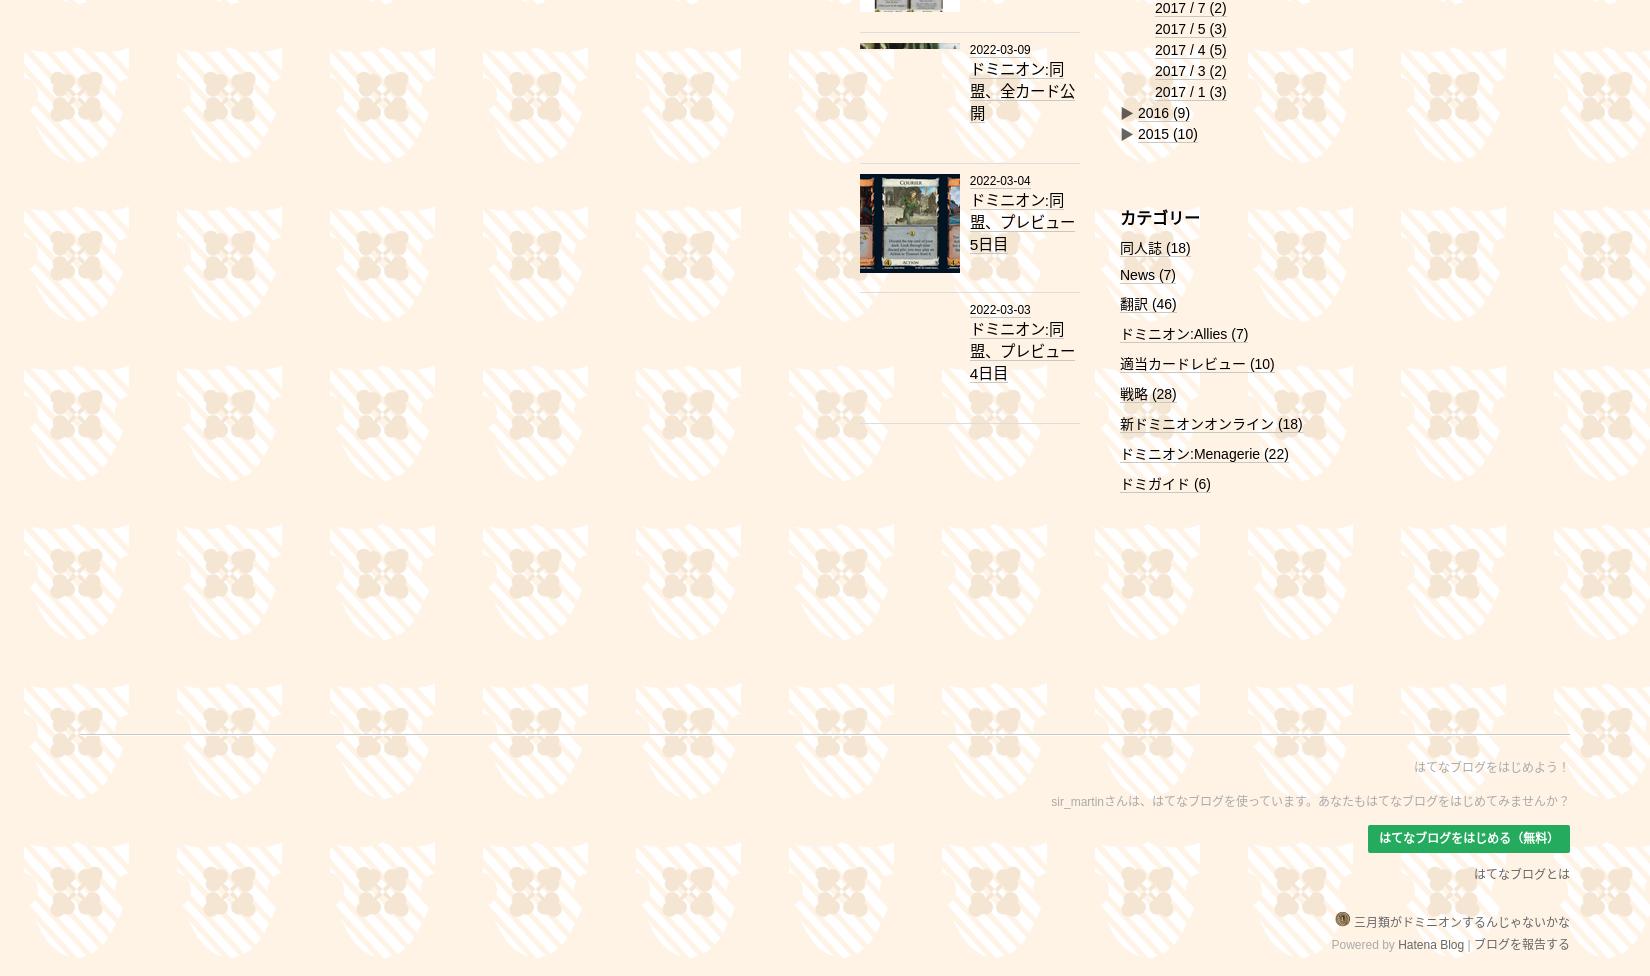 The image size is (1650, 976). What do you see at coordinates (1217, 49) in the screenshot?
I see `'(5)'` at bounding box center [1217, 49].